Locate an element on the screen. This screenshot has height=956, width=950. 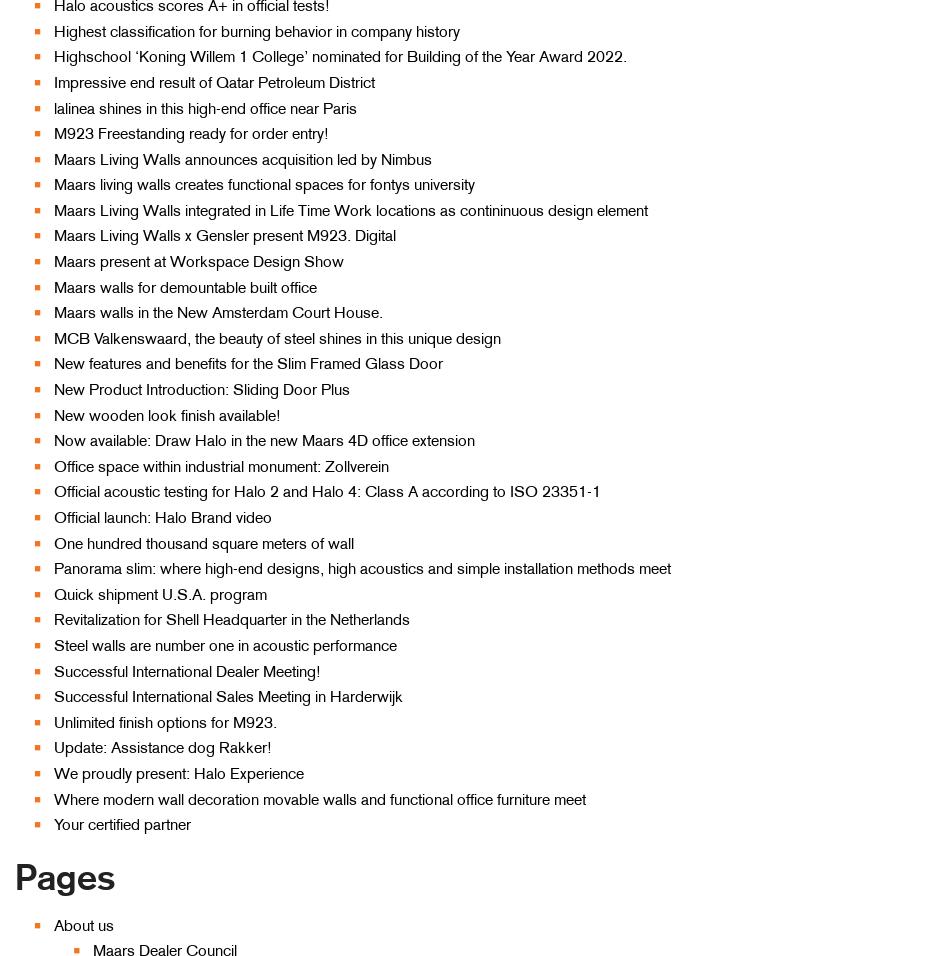
'Room-in-Room' is located at coordinates (55, 630).